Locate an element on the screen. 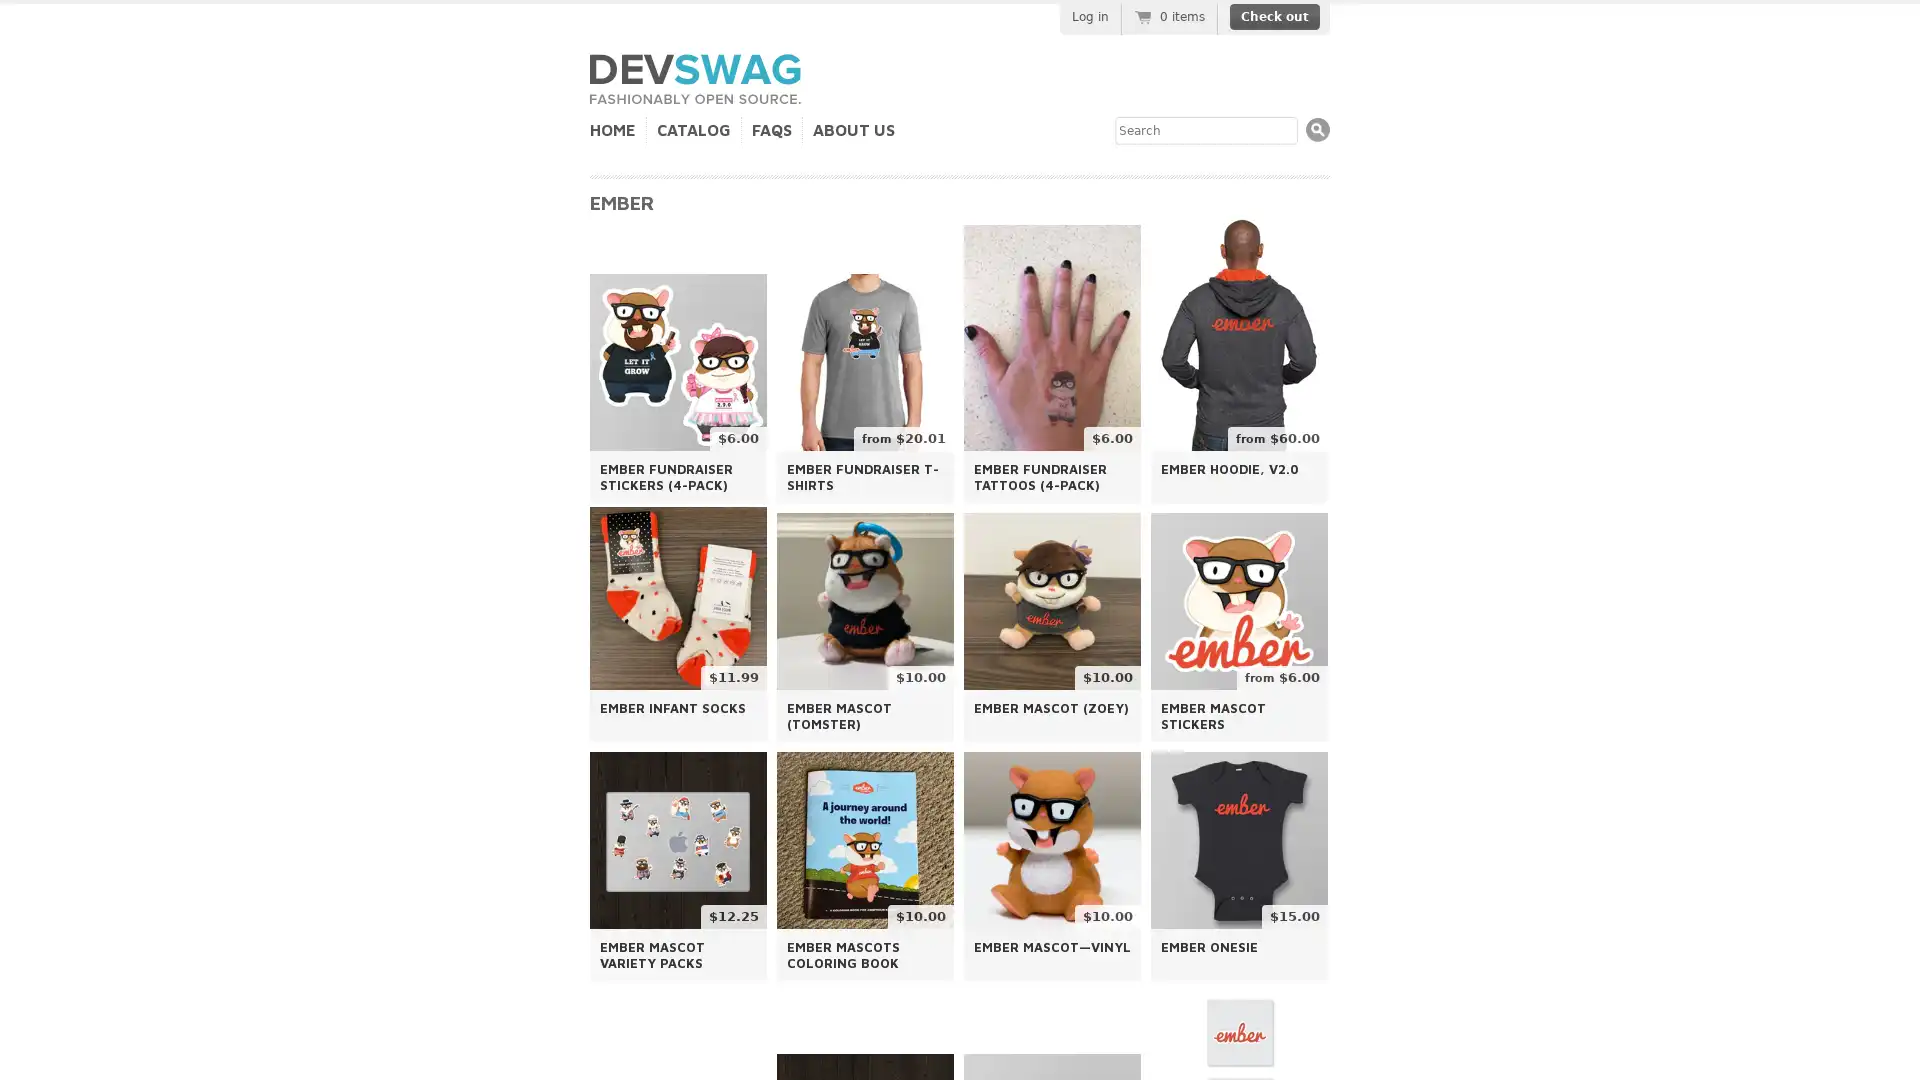 The width and height of the screenshot is (1920, 1080). Search is located at coordinates (1318, 129).